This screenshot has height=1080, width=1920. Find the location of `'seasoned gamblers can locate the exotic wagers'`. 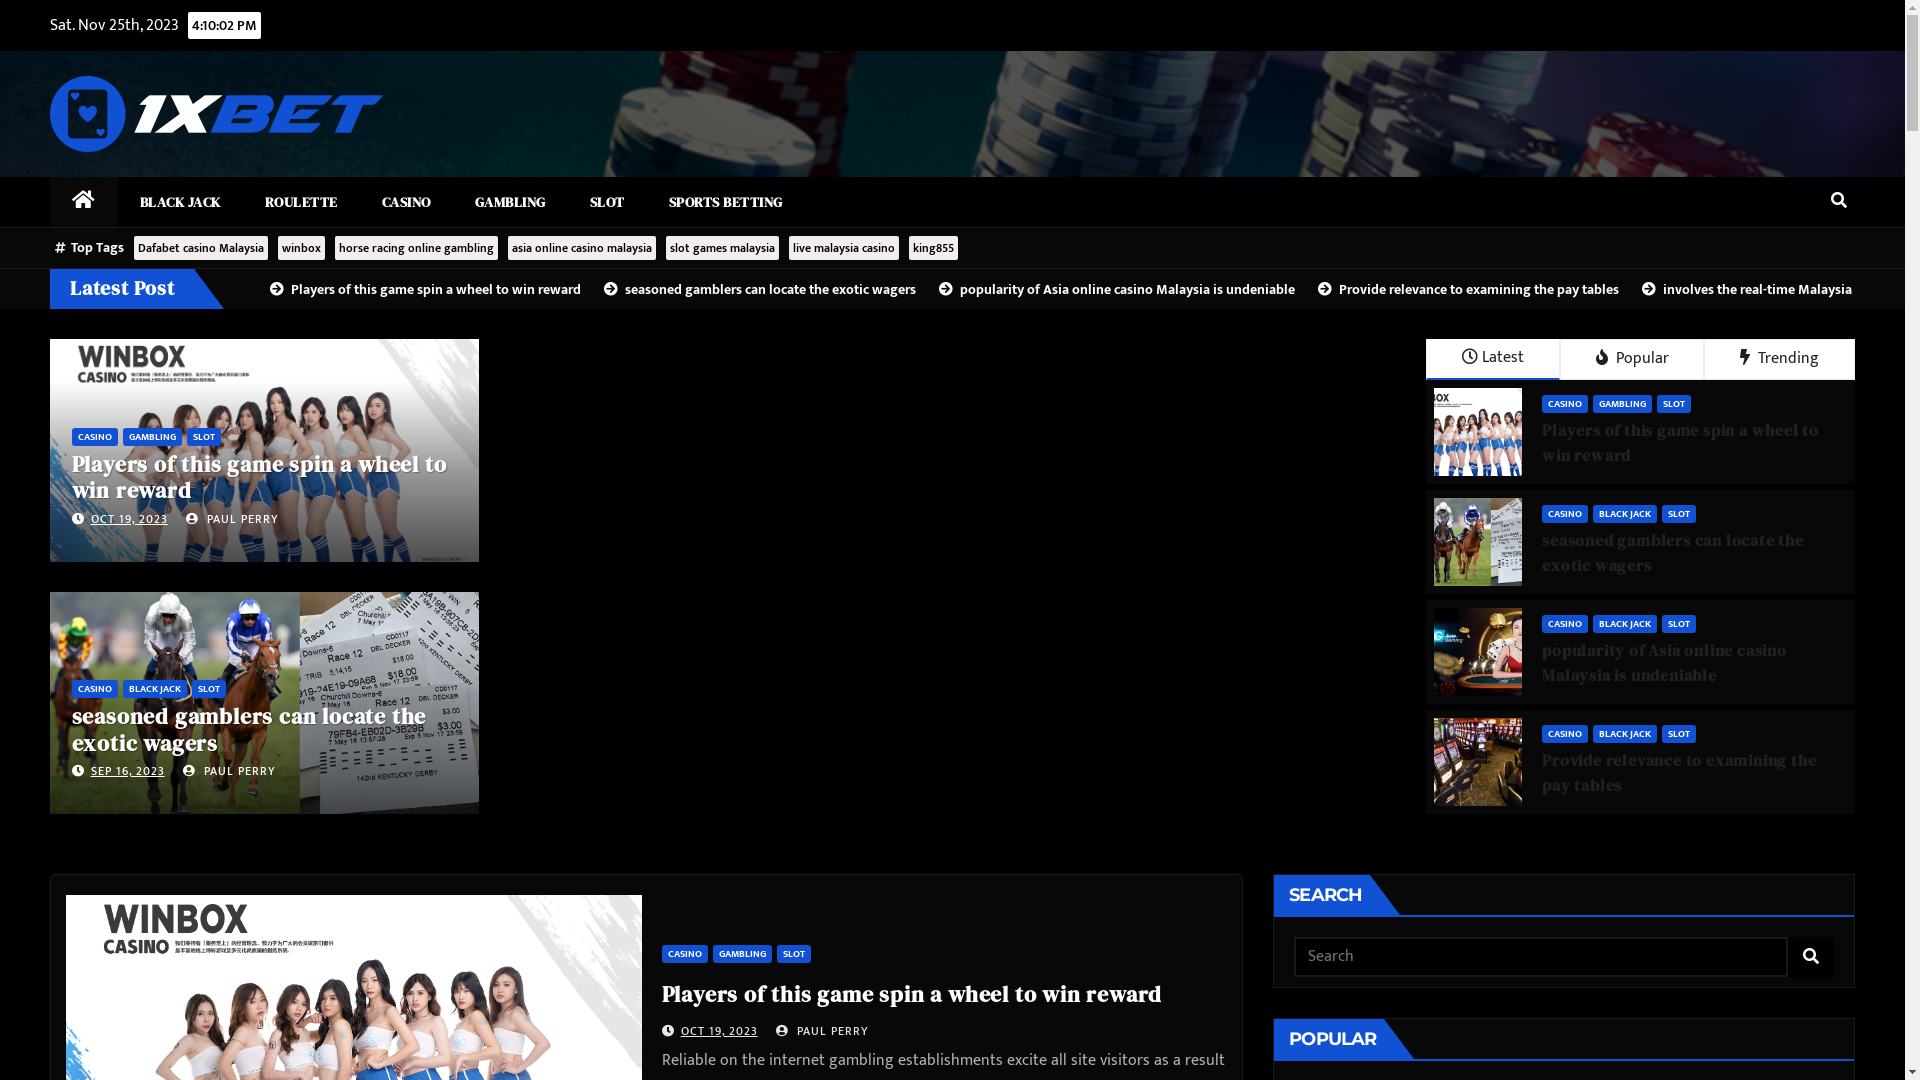

'seasoned gamblers can locate the exotic wagers' is located at coordinates (248, 729).